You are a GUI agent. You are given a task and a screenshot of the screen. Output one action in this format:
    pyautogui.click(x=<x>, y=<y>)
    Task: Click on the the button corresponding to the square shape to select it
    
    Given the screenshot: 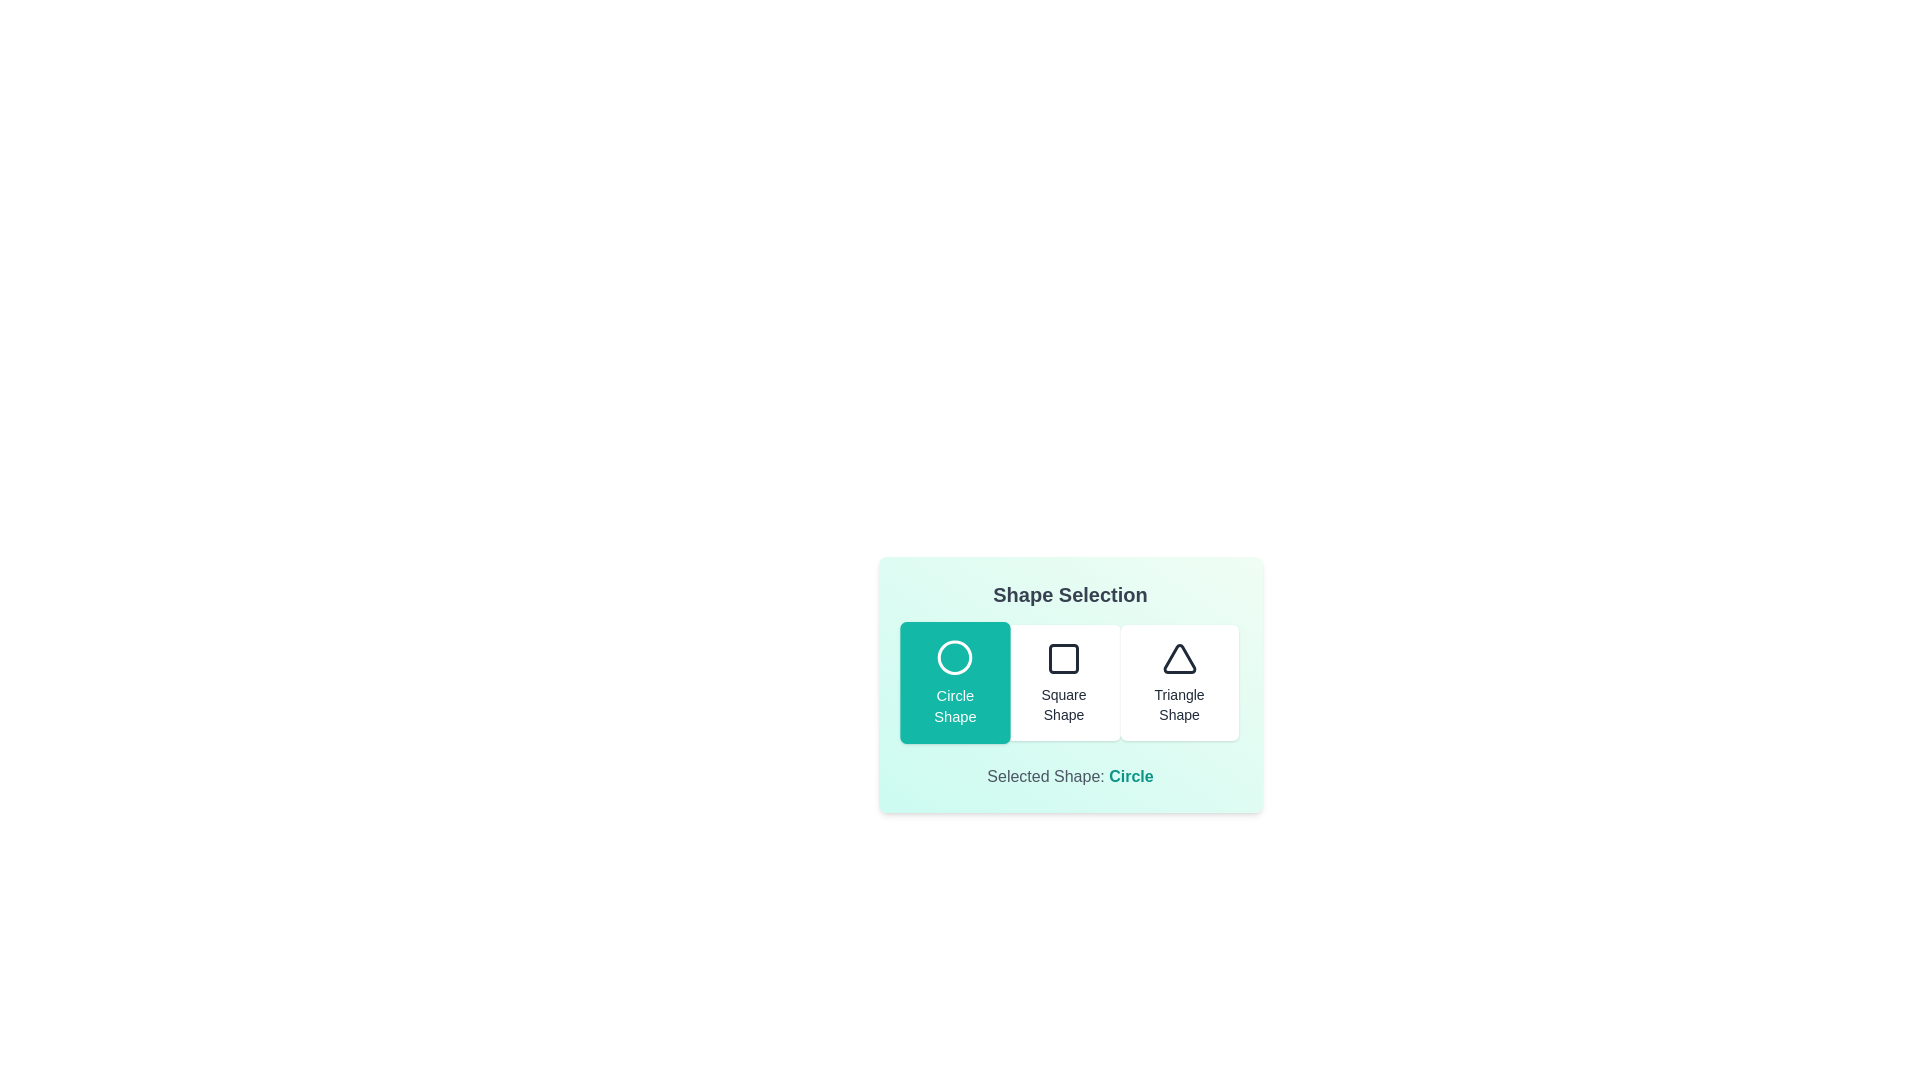 What is the action you would take?
    pyautogui.click(x=1063, y=681)
    